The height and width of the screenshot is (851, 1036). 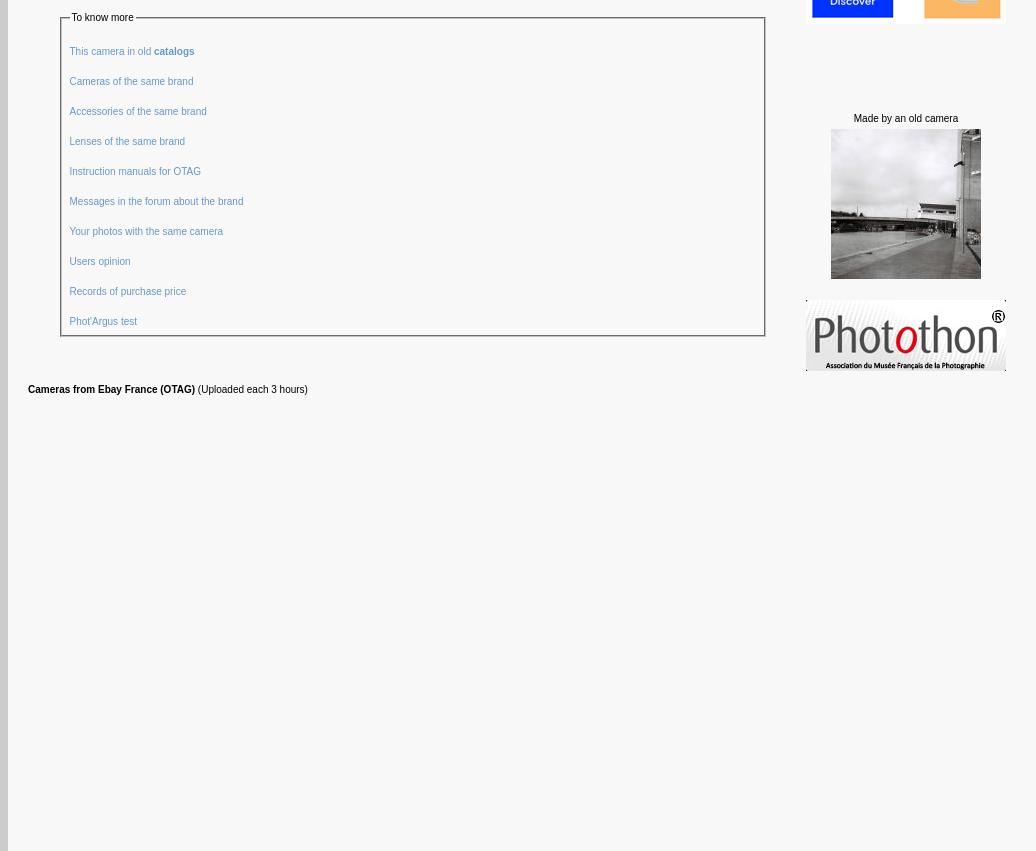 I want to click on '(Uploaded each 3 hours)', so click(x=194, y=387).